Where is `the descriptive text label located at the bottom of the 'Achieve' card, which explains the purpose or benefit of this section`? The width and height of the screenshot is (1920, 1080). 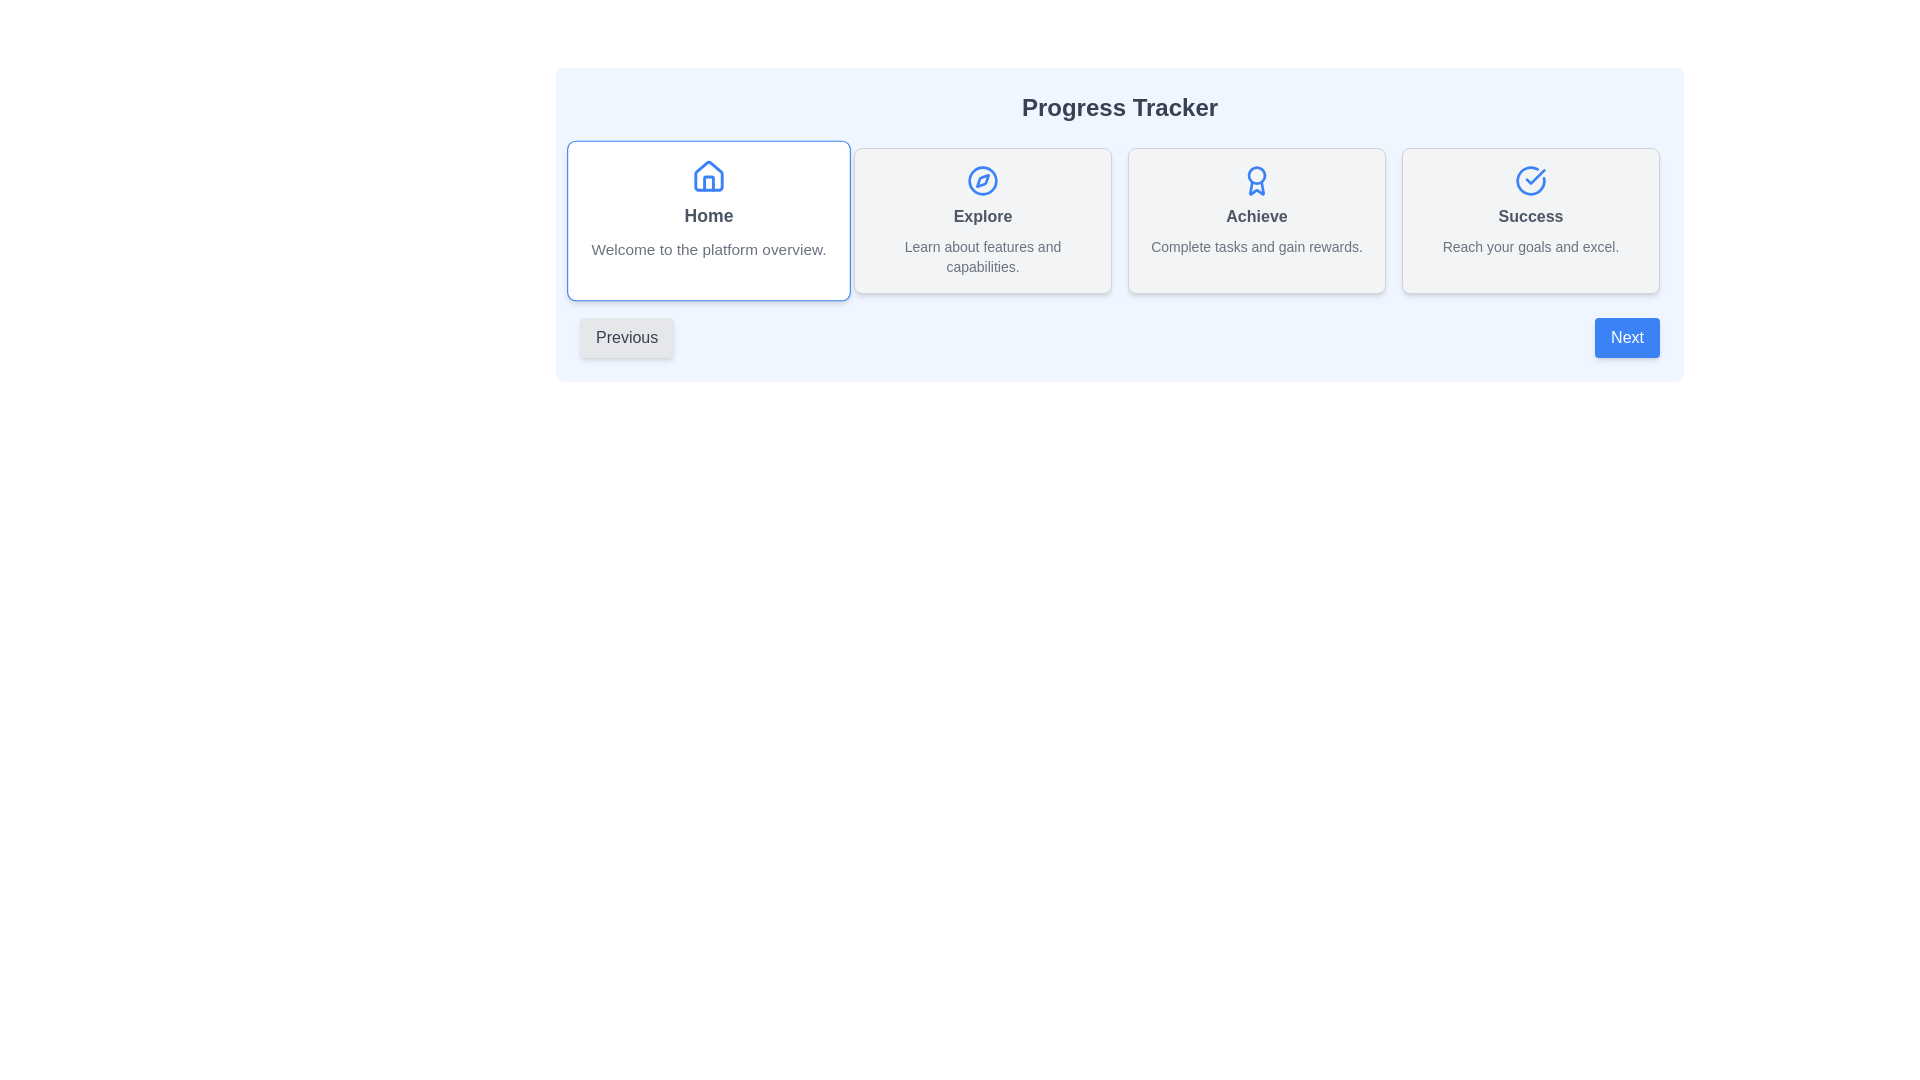
the descriptive text label located at the bottom of the 'Achieve' card, which explains the purpose or benefit of this section is located at coordinates (1256, 245).